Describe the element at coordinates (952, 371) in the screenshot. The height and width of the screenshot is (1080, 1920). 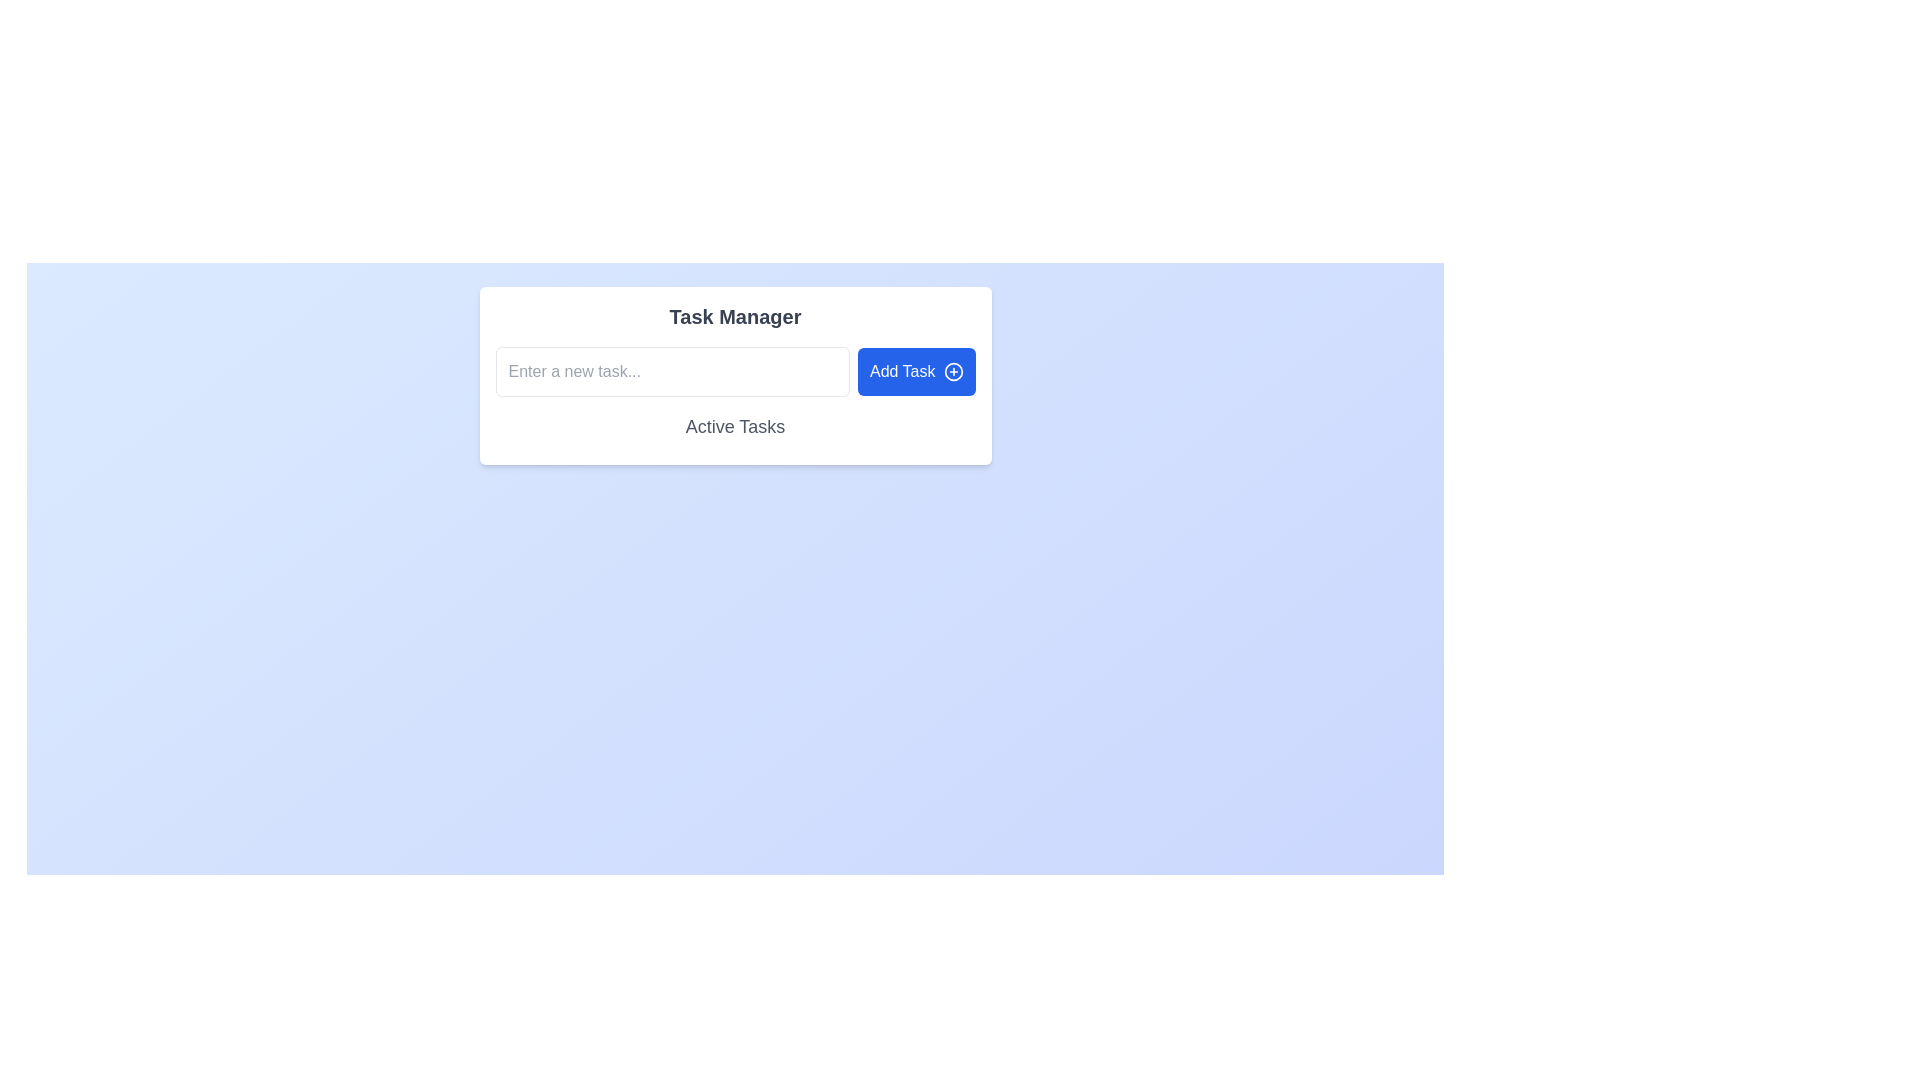
I see `the visual design of the circular plus icon inside the blue button labeled 'Add Task', located to the right of the text 'Add Task' within the Task Manager card` at that location.